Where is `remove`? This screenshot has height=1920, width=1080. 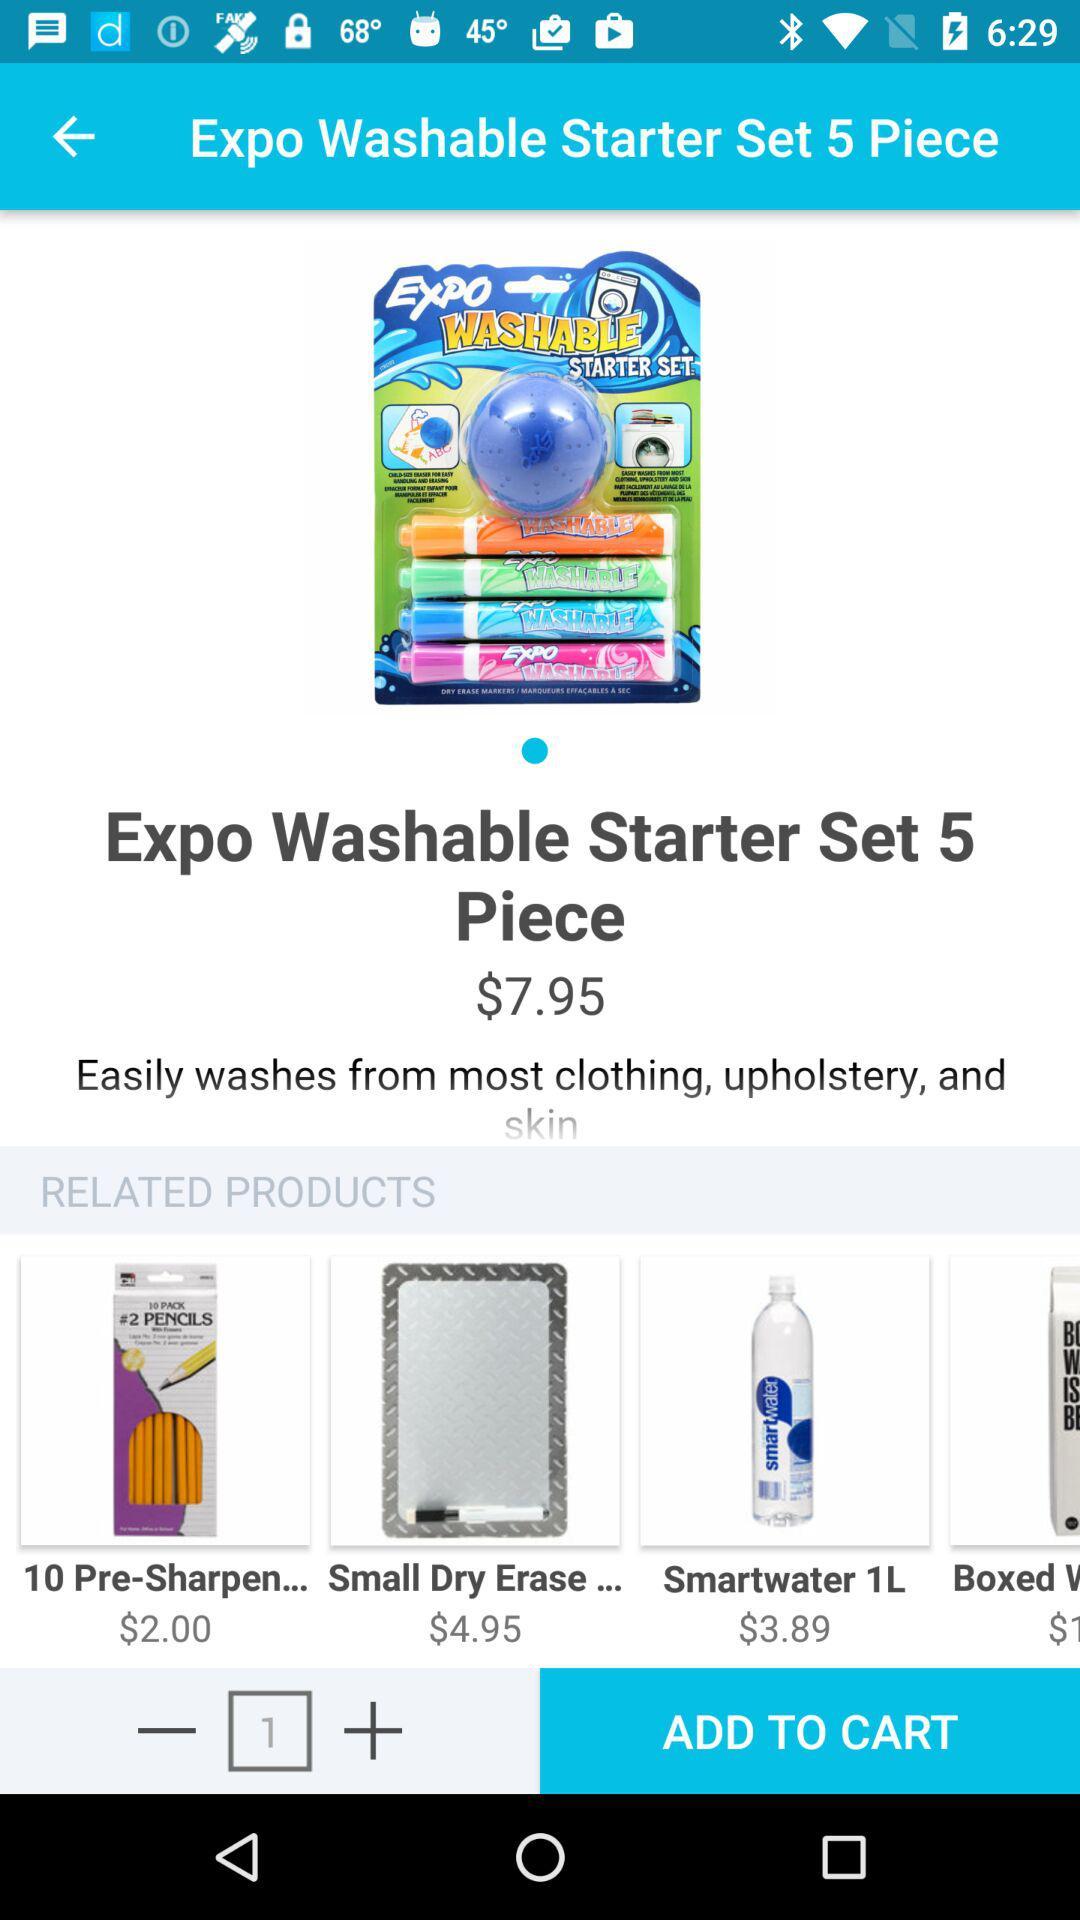 remove is located at coordinates (165, 1729).